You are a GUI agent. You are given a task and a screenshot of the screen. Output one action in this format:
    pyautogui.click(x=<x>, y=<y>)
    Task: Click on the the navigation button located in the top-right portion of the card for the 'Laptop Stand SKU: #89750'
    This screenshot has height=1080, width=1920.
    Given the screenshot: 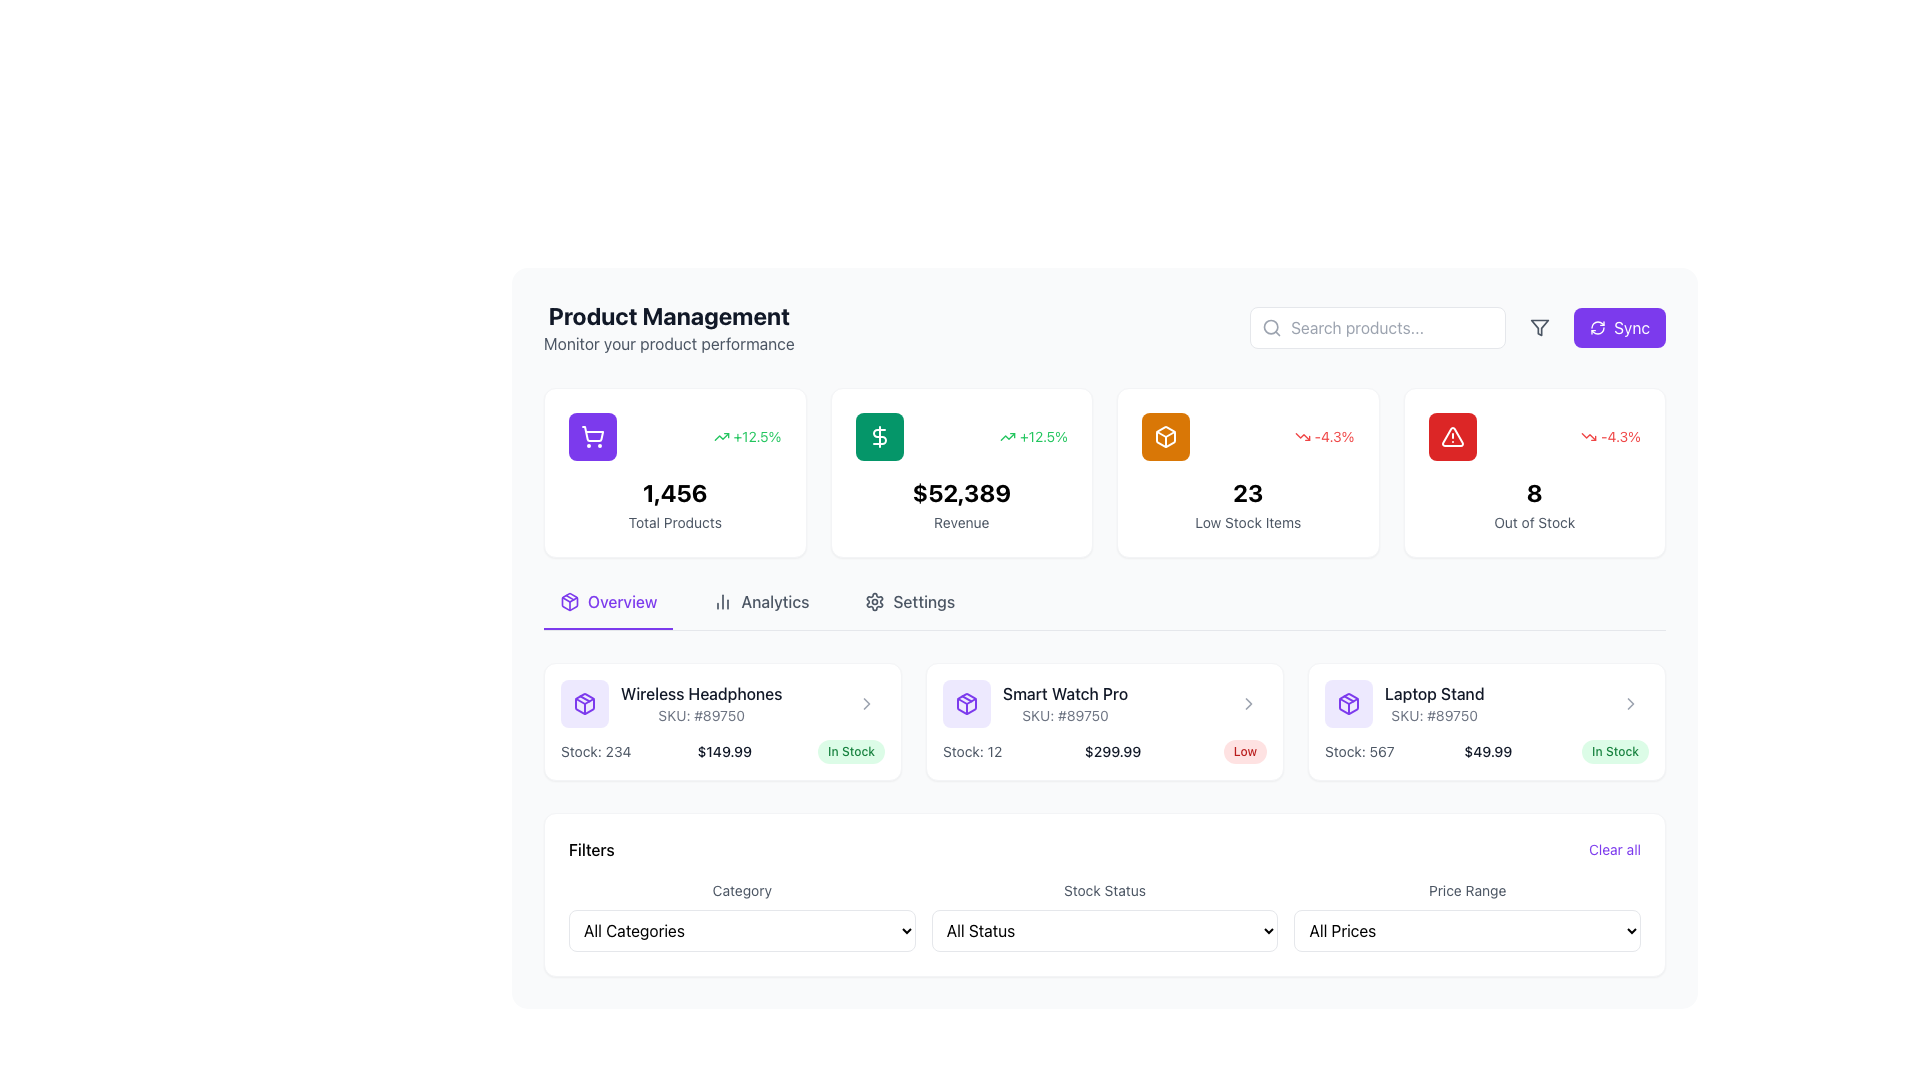 What is the action you would take?
    pyautogui.click(x=1631, y=703)
    